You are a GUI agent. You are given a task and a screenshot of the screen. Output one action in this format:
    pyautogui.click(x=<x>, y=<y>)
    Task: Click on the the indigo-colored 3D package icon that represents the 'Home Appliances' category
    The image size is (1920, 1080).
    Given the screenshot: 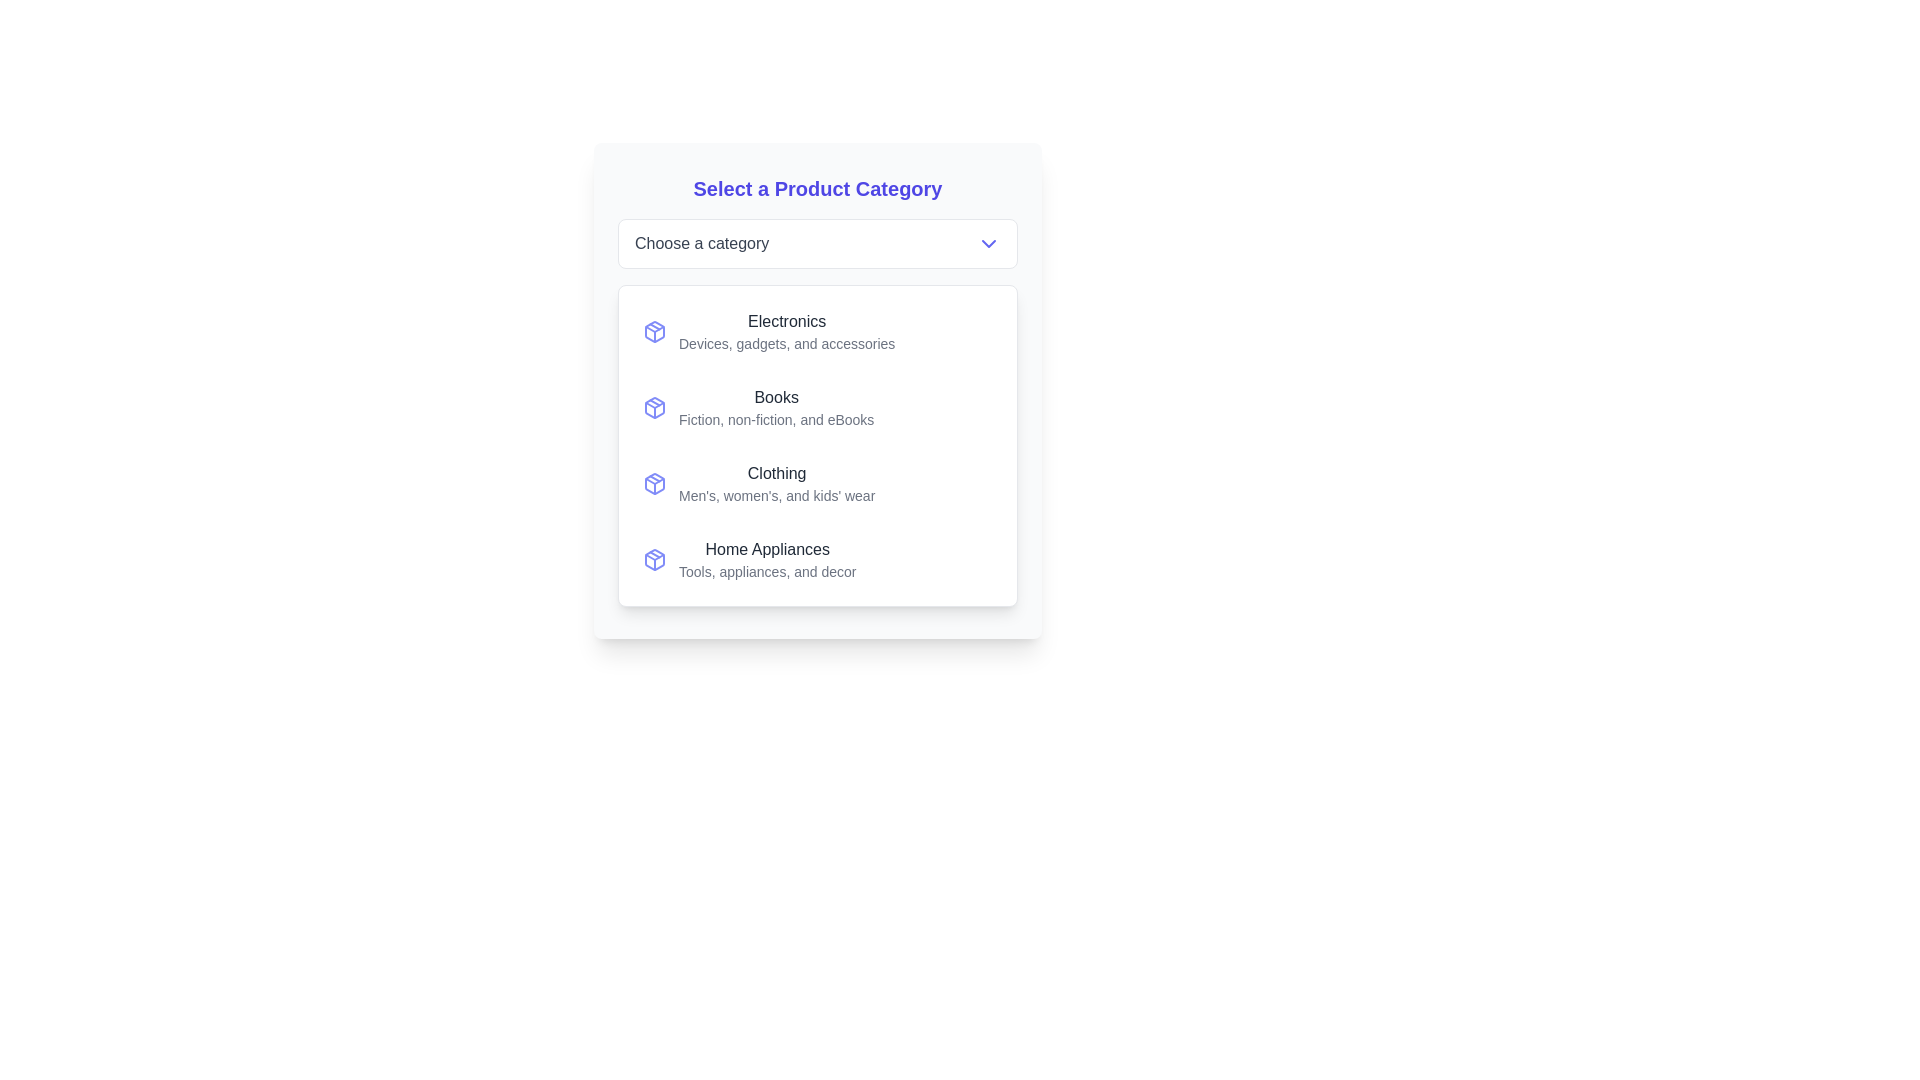 What is the action you would take?
    pyautogui.click(x=654, y=559)
    